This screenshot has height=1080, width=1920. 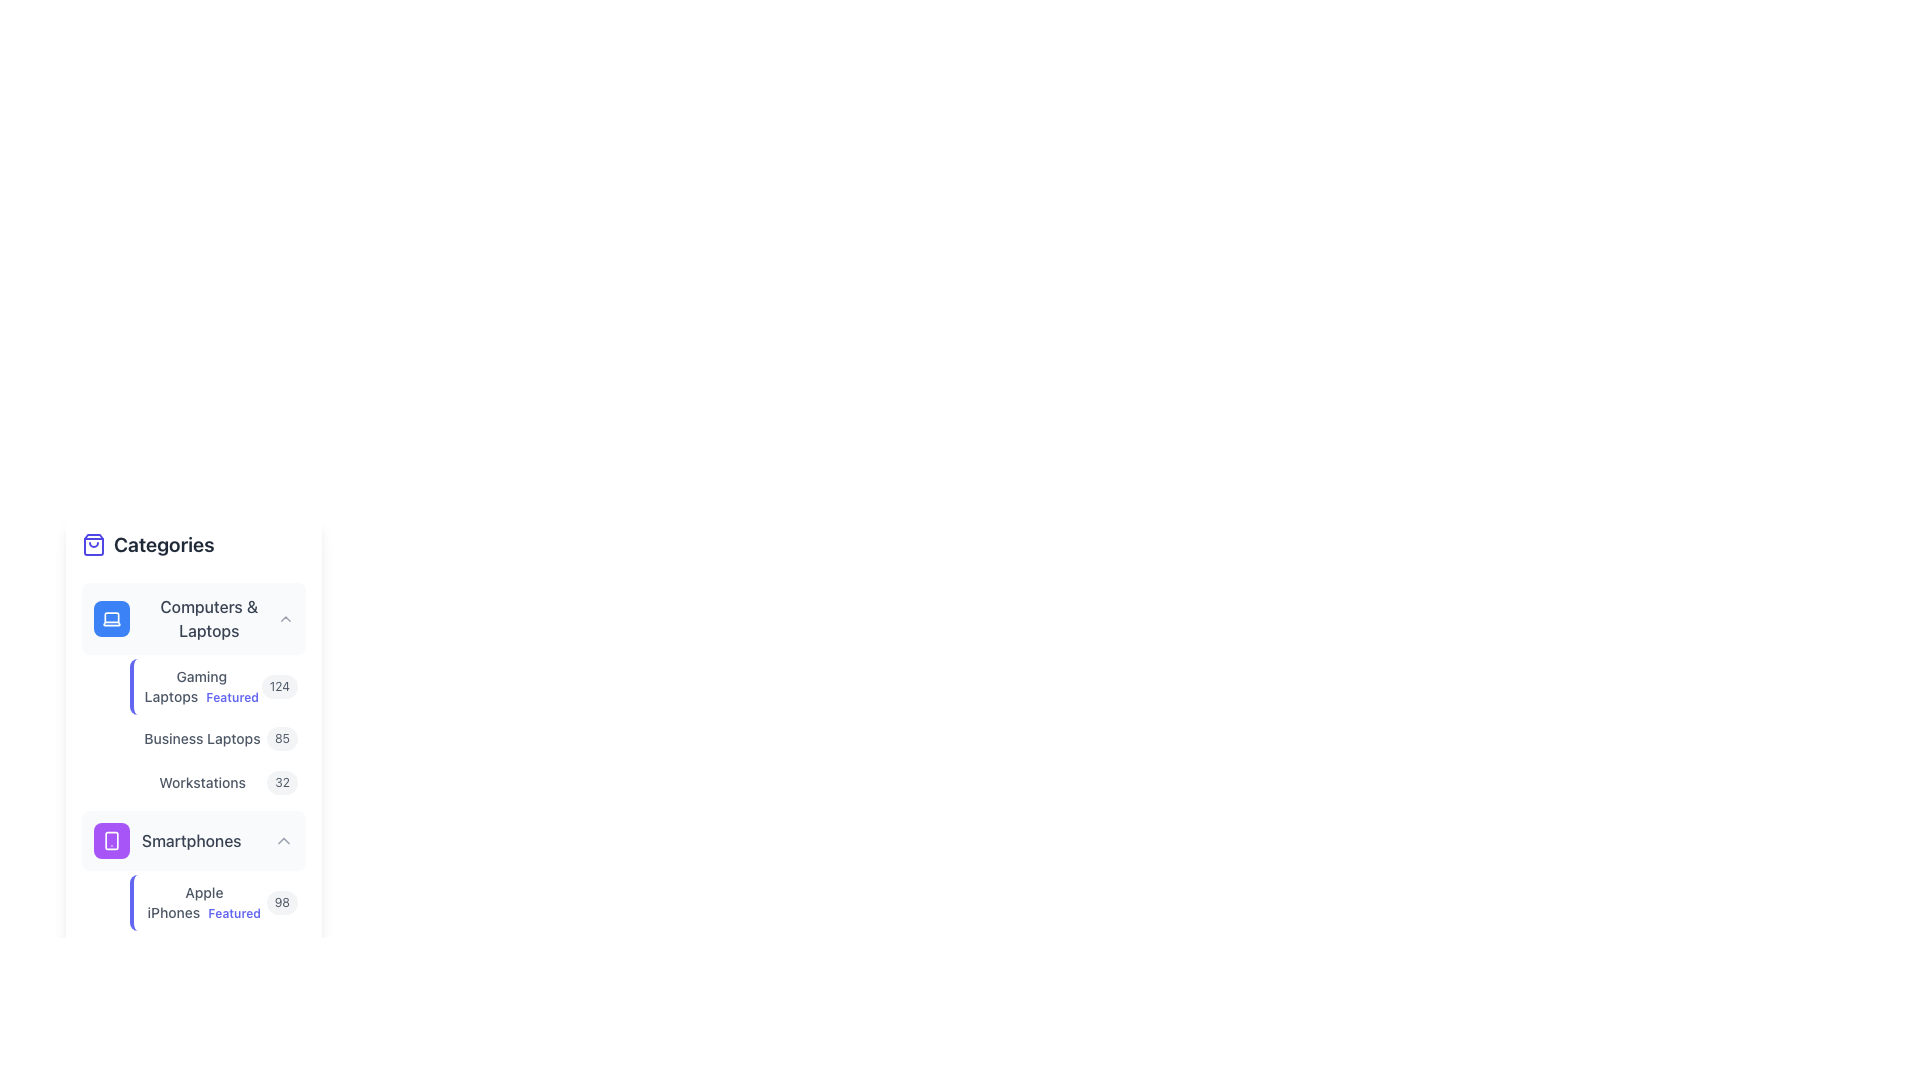 What do you see at coordinates (164, 544) in the screenshot?
I see `text from the label displaying 'Categories', which is styled in bold and dark gray, located near the top of the vertical menu on the left side of the interface` at bounding box center [164, 544].